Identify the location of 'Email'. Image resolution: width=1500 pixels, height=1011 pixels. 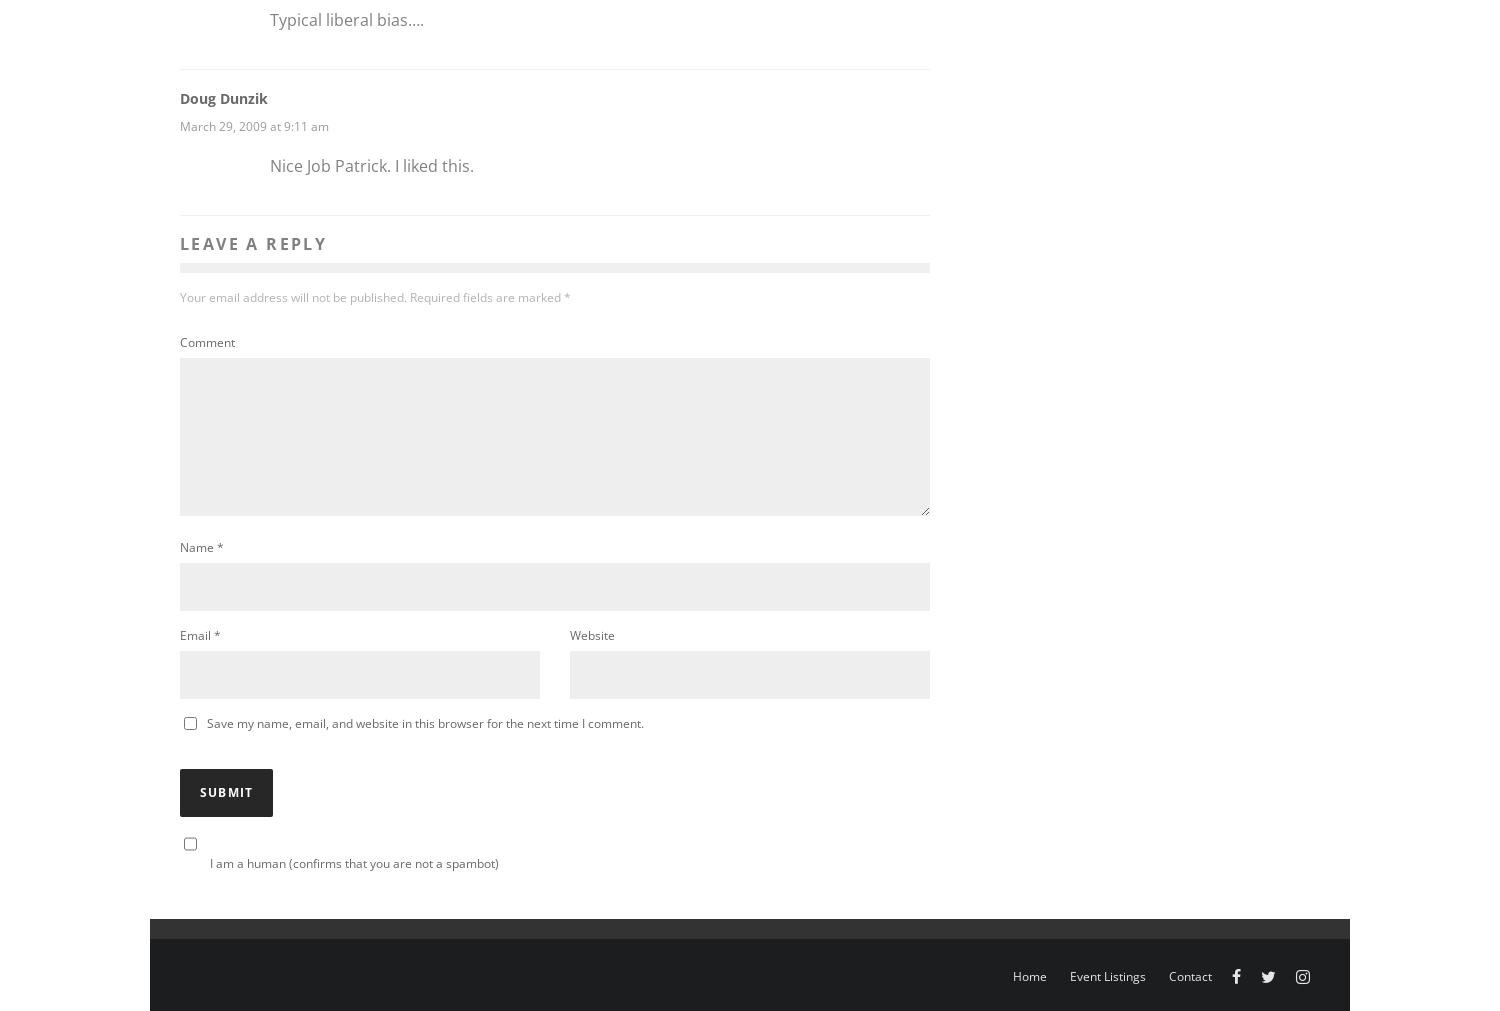
(195, 635).